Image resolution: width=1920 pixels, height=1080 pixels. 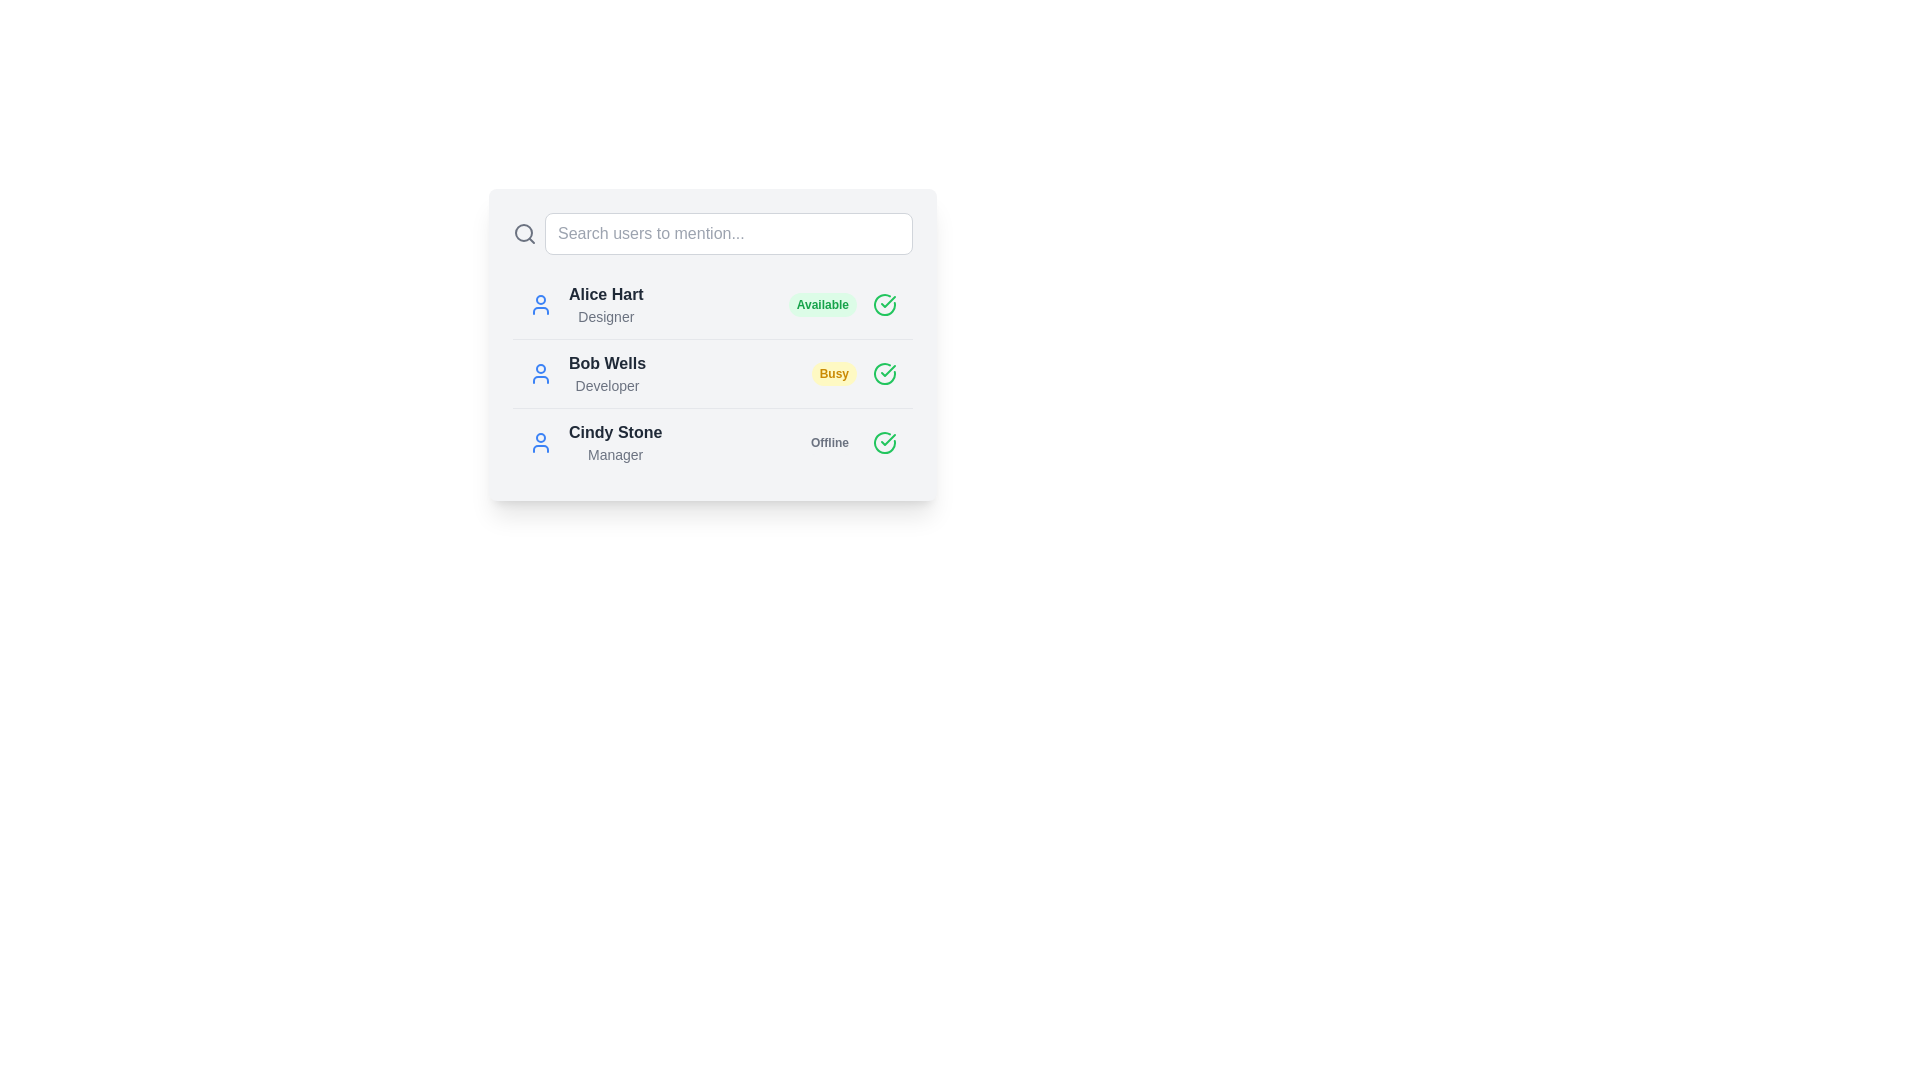 I want to click on the search icon located in the top-left section of the search interface, so click(x=524, y=233).